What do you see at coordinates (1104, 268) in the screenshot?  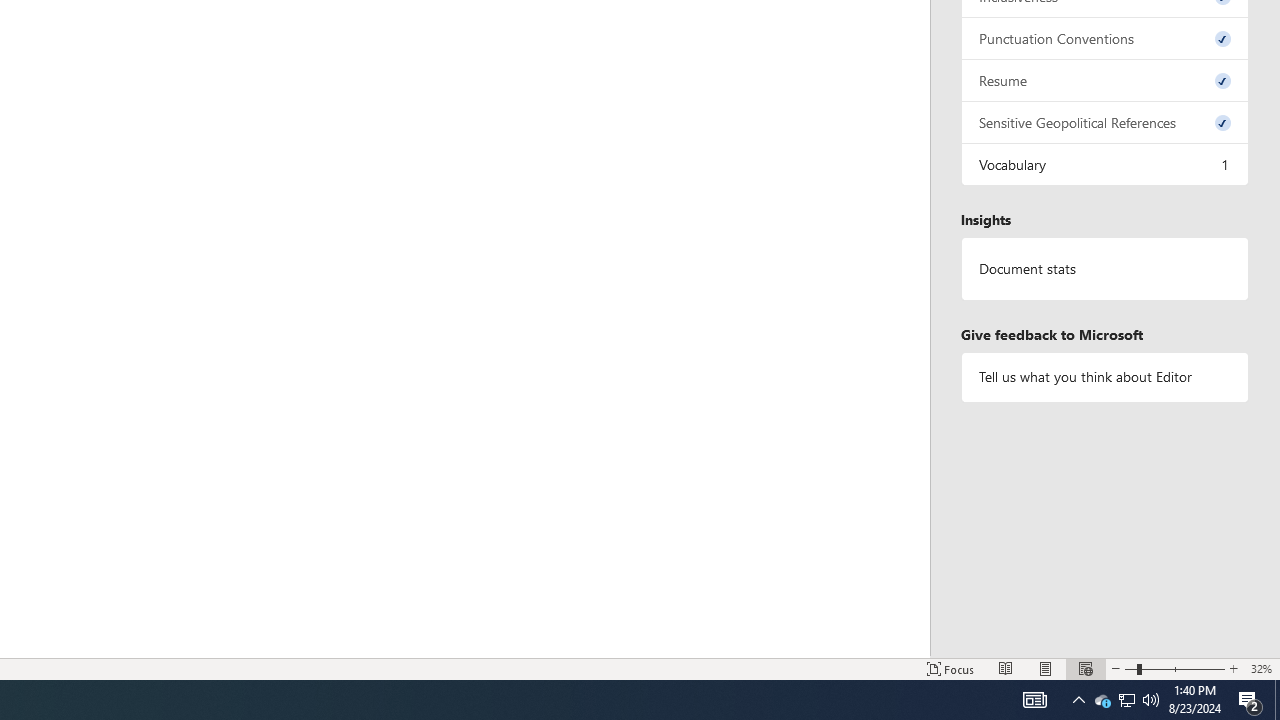 I see `'Document statistics'` at bounding box center [1104, 268].